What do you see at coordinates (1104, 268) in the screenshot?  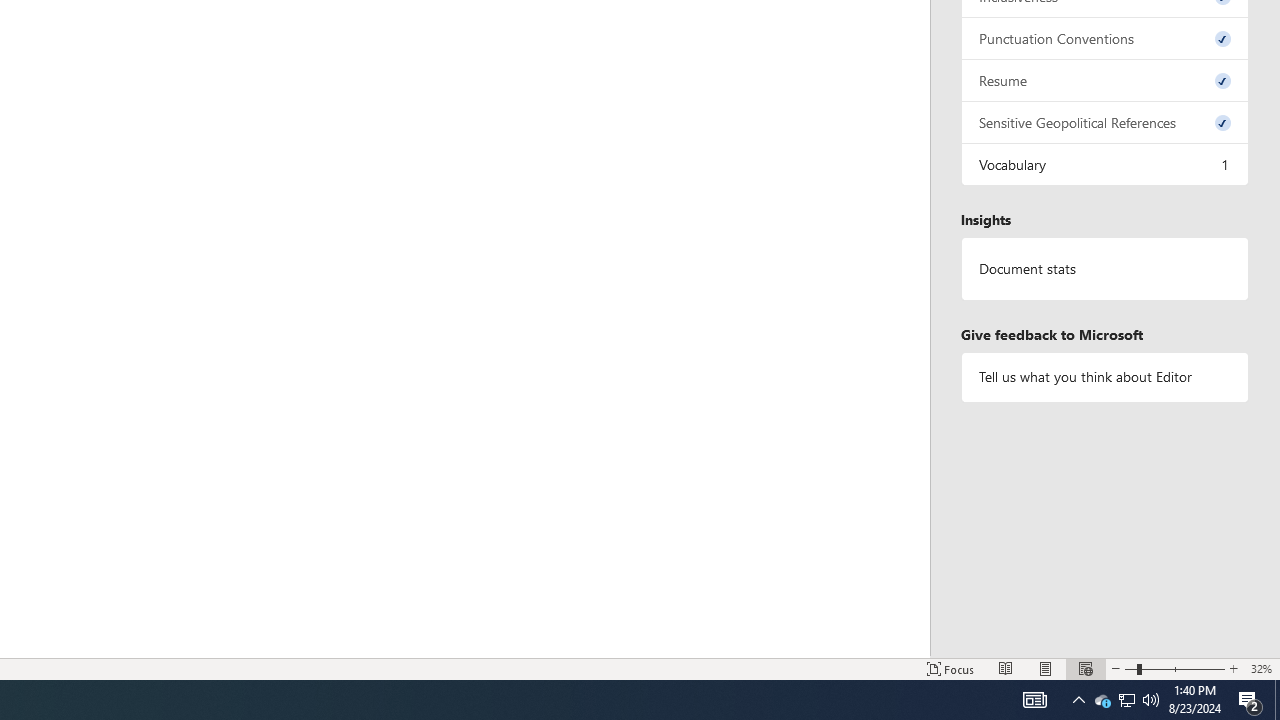 I see `'Document statistics'` at bounding box center [1104, 268].